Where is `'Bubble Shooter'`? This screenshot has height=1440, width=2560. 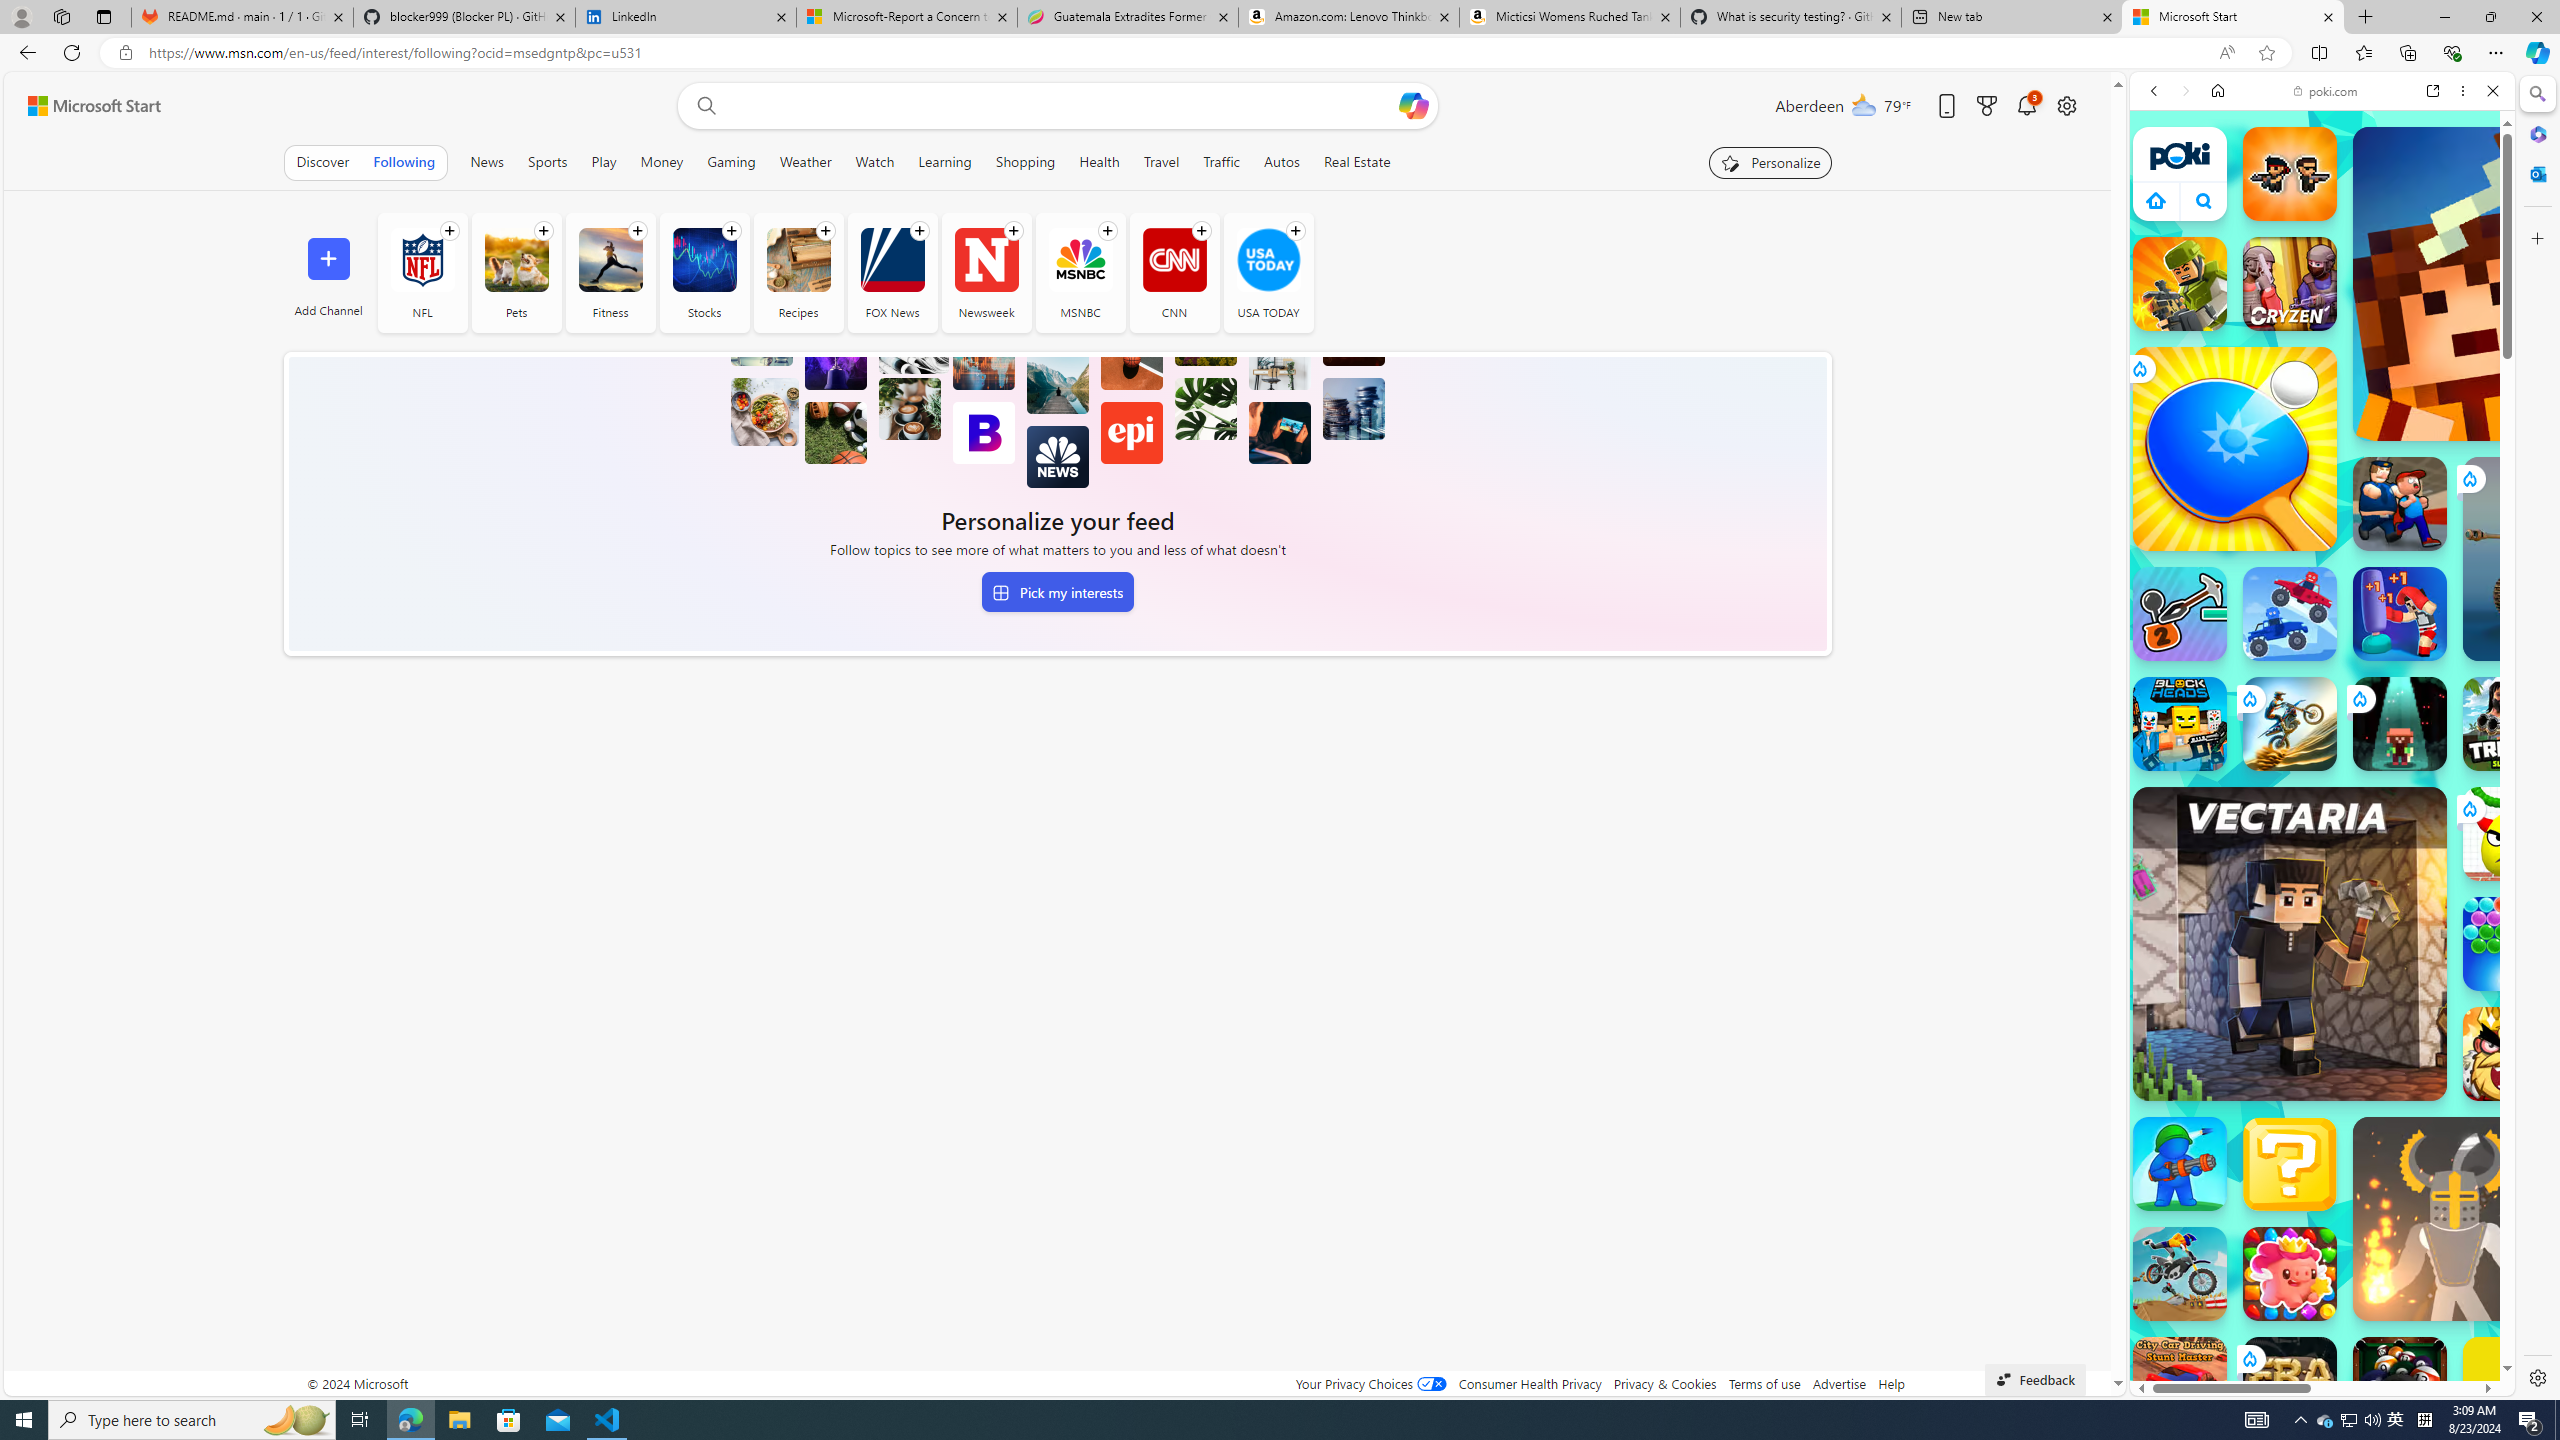
'Bubble Shooter' is located at coordinates (2510, 942).